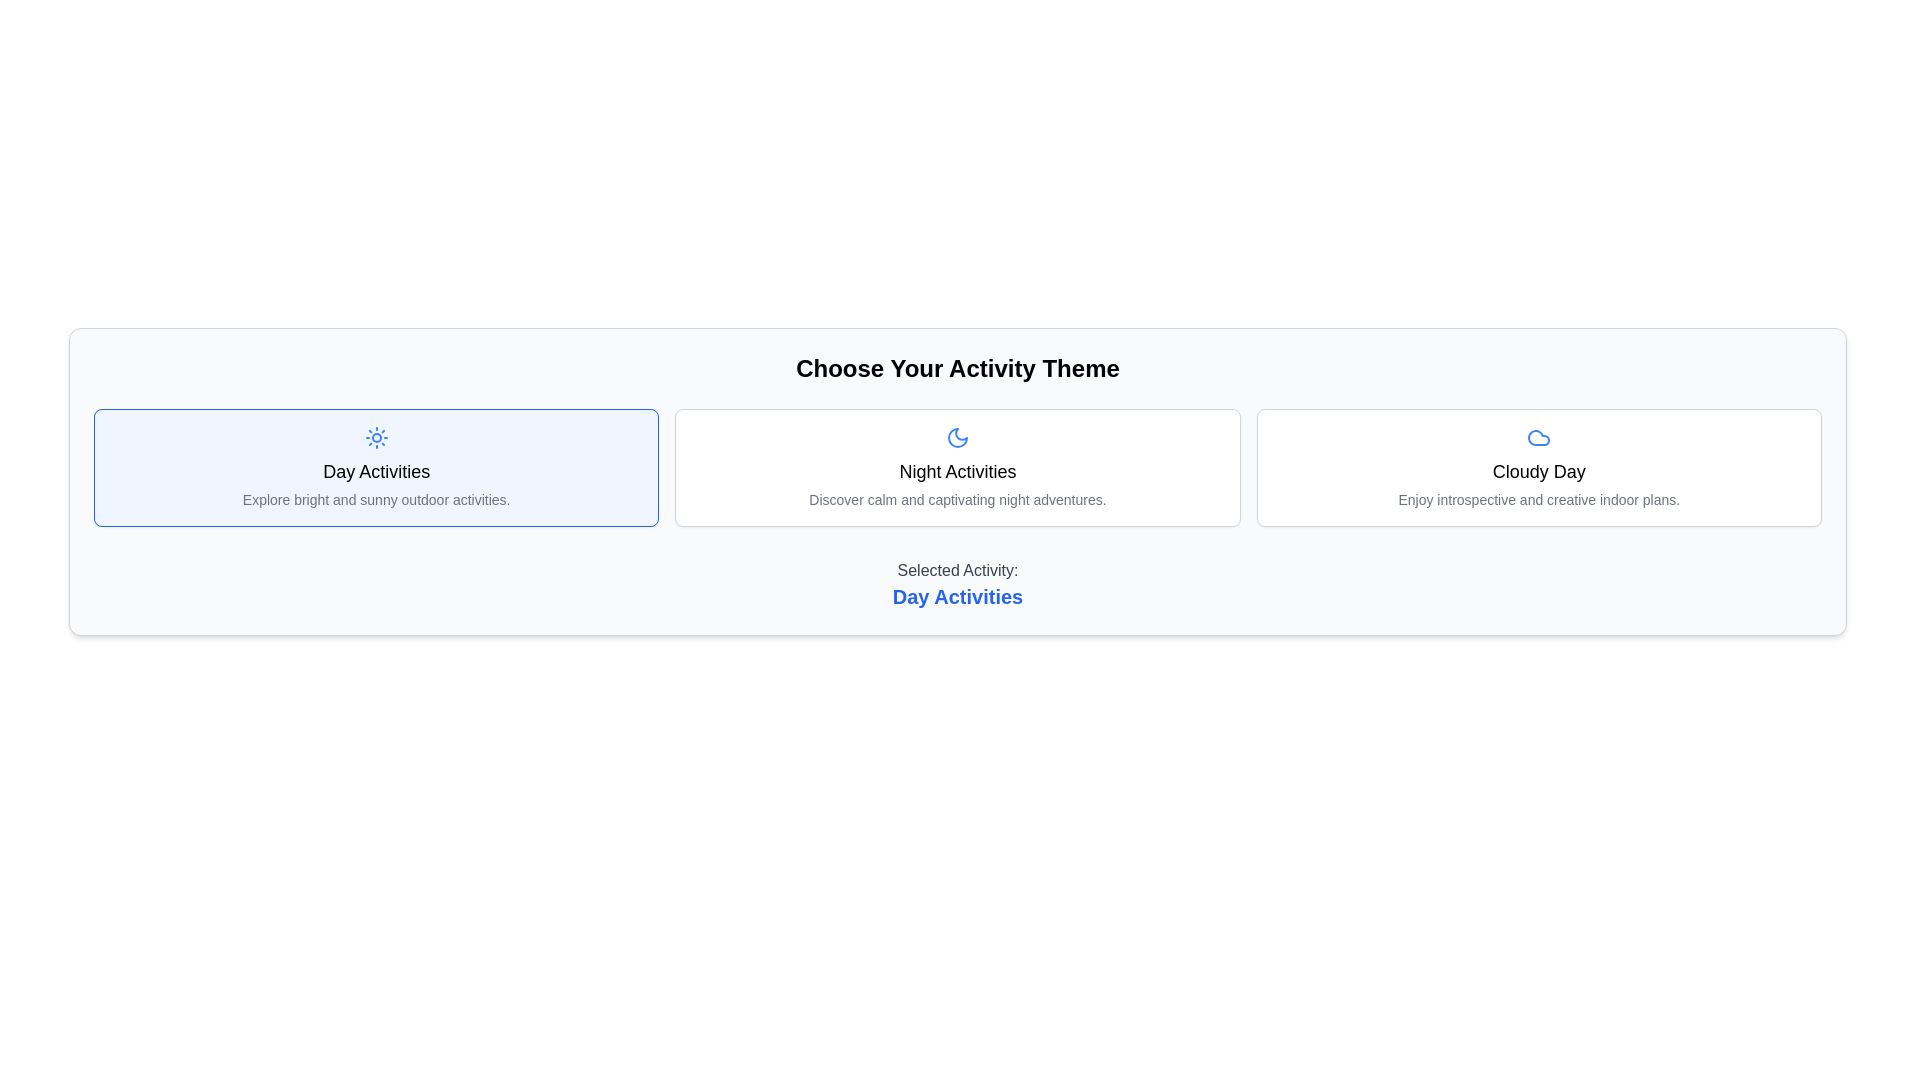 Image resolution: width=1920 pixels, height=1080 pixels. I want to click on the 'Day Activities' header text label, which is positioned in the left panel of a three-panel layout, located below a decorative icon and above descriptive text, so click(376, 471).